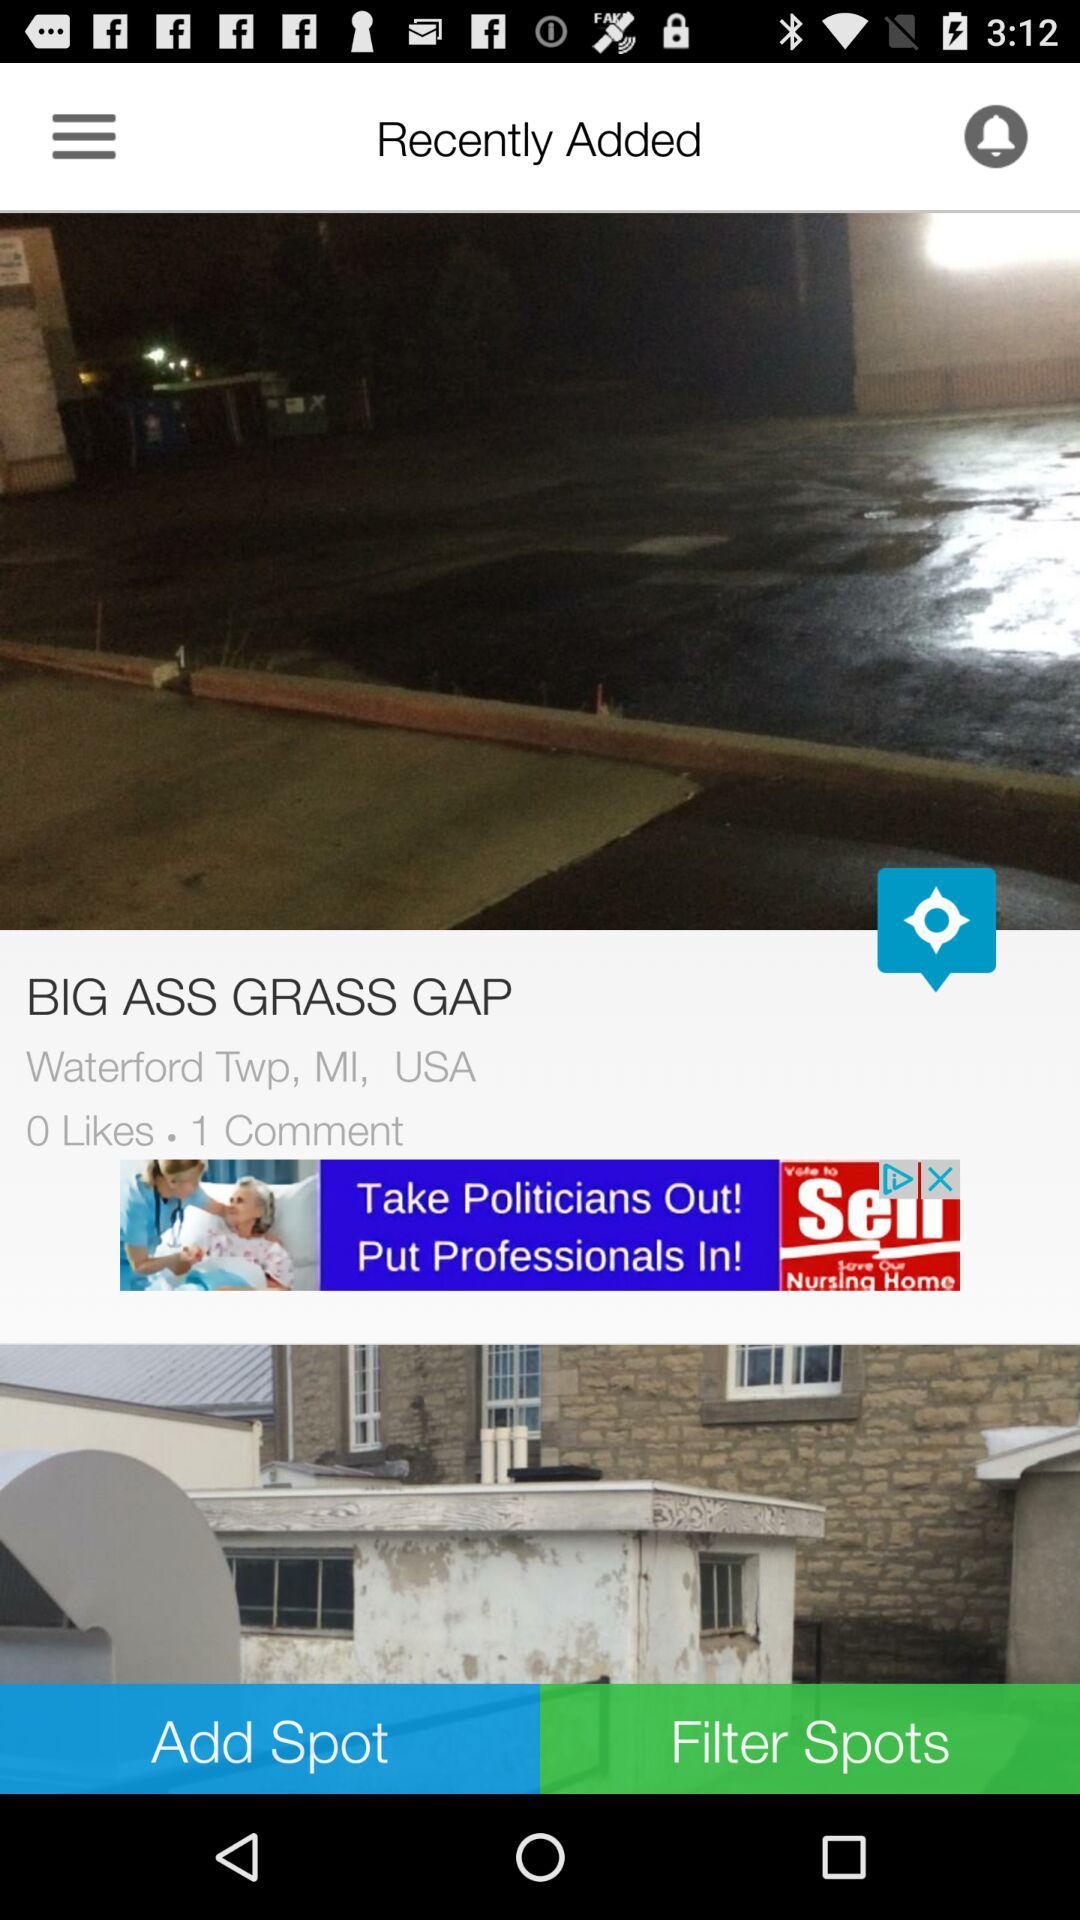  I want to click on the advertised site, so click(540, 1224).